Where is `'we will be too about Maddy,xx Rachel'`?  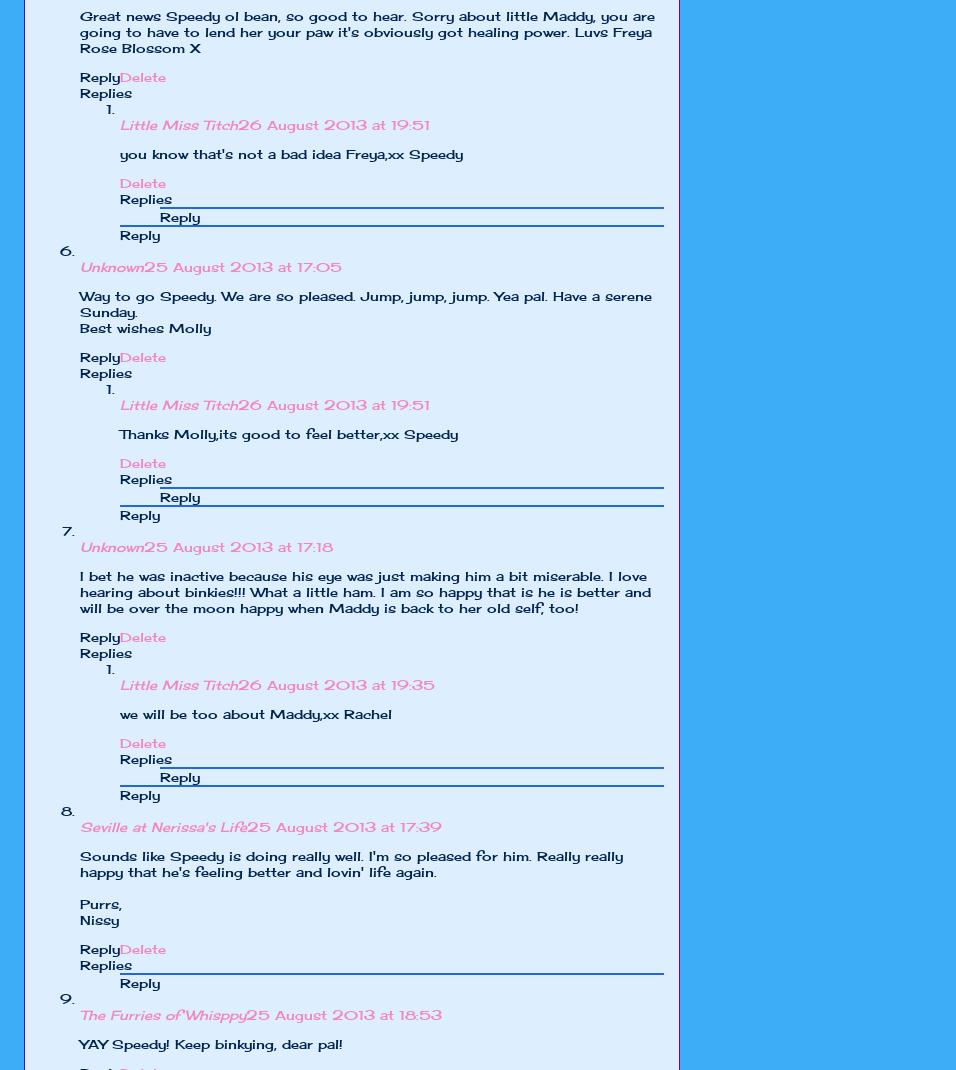
'we will be too about Maddy,xx Rachel' is located at coordinates (255, 713).